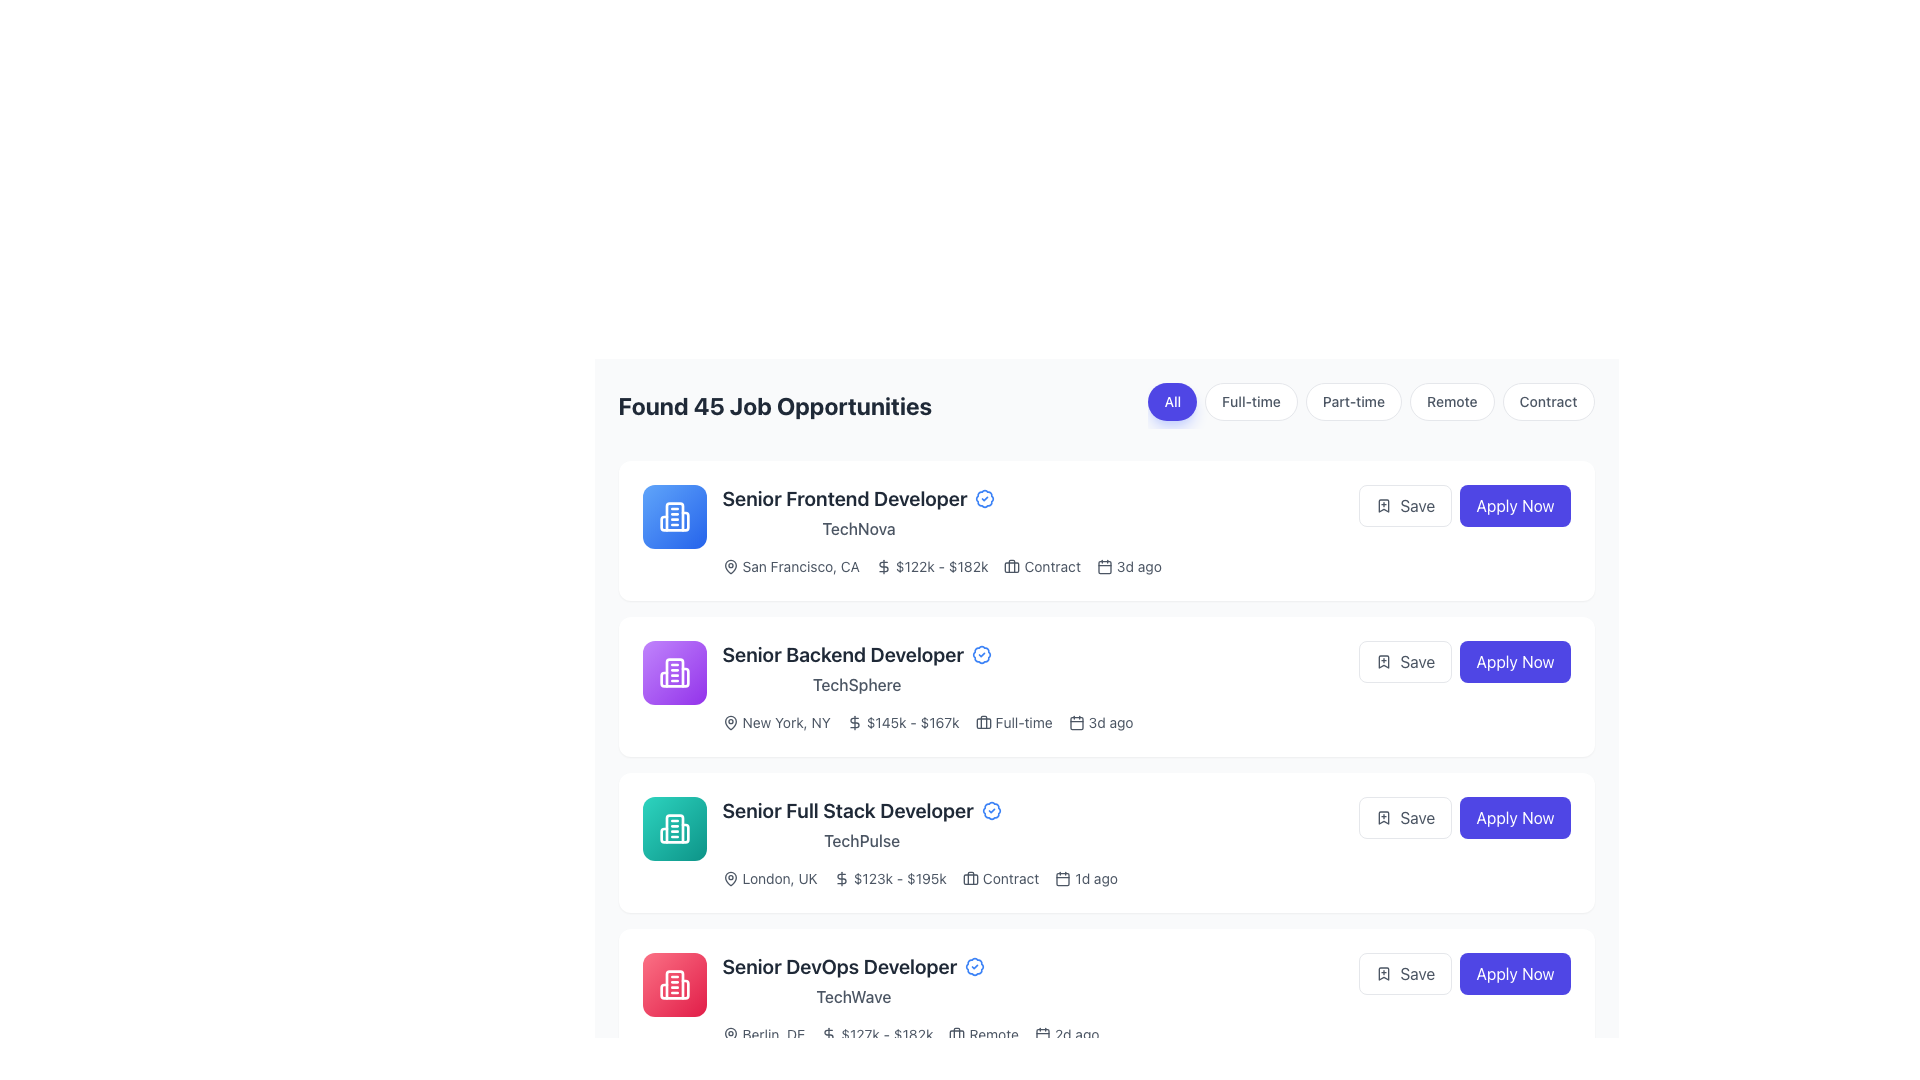 This screenshot has height=1080, width=1920. What do you see at coordinates (853, 966) in the screenshot?
I see `the bold text header 'Senior DevOps Developer'` at bounding box center [853, 966].